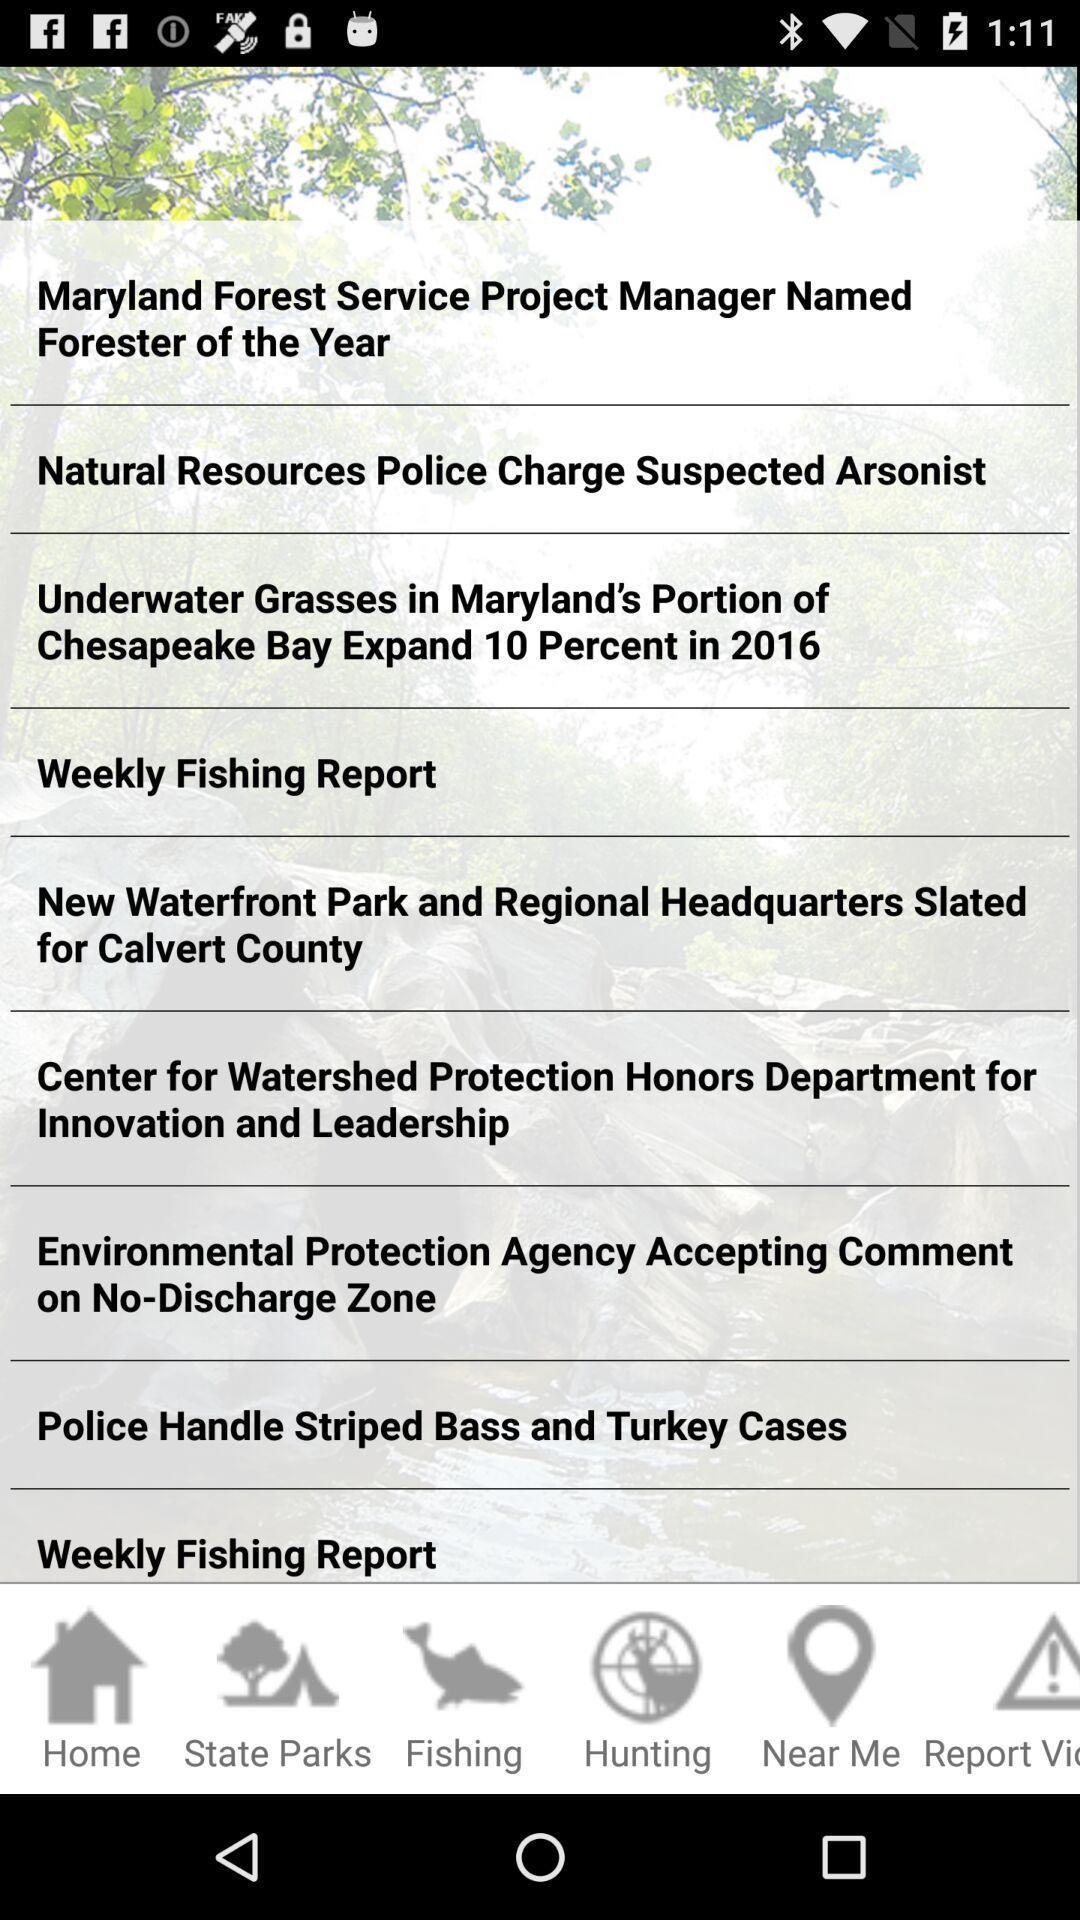  Describe the element at coordinates (831, 1689) in the screenshot. I see `the item to the right of hunting icon` at that location.